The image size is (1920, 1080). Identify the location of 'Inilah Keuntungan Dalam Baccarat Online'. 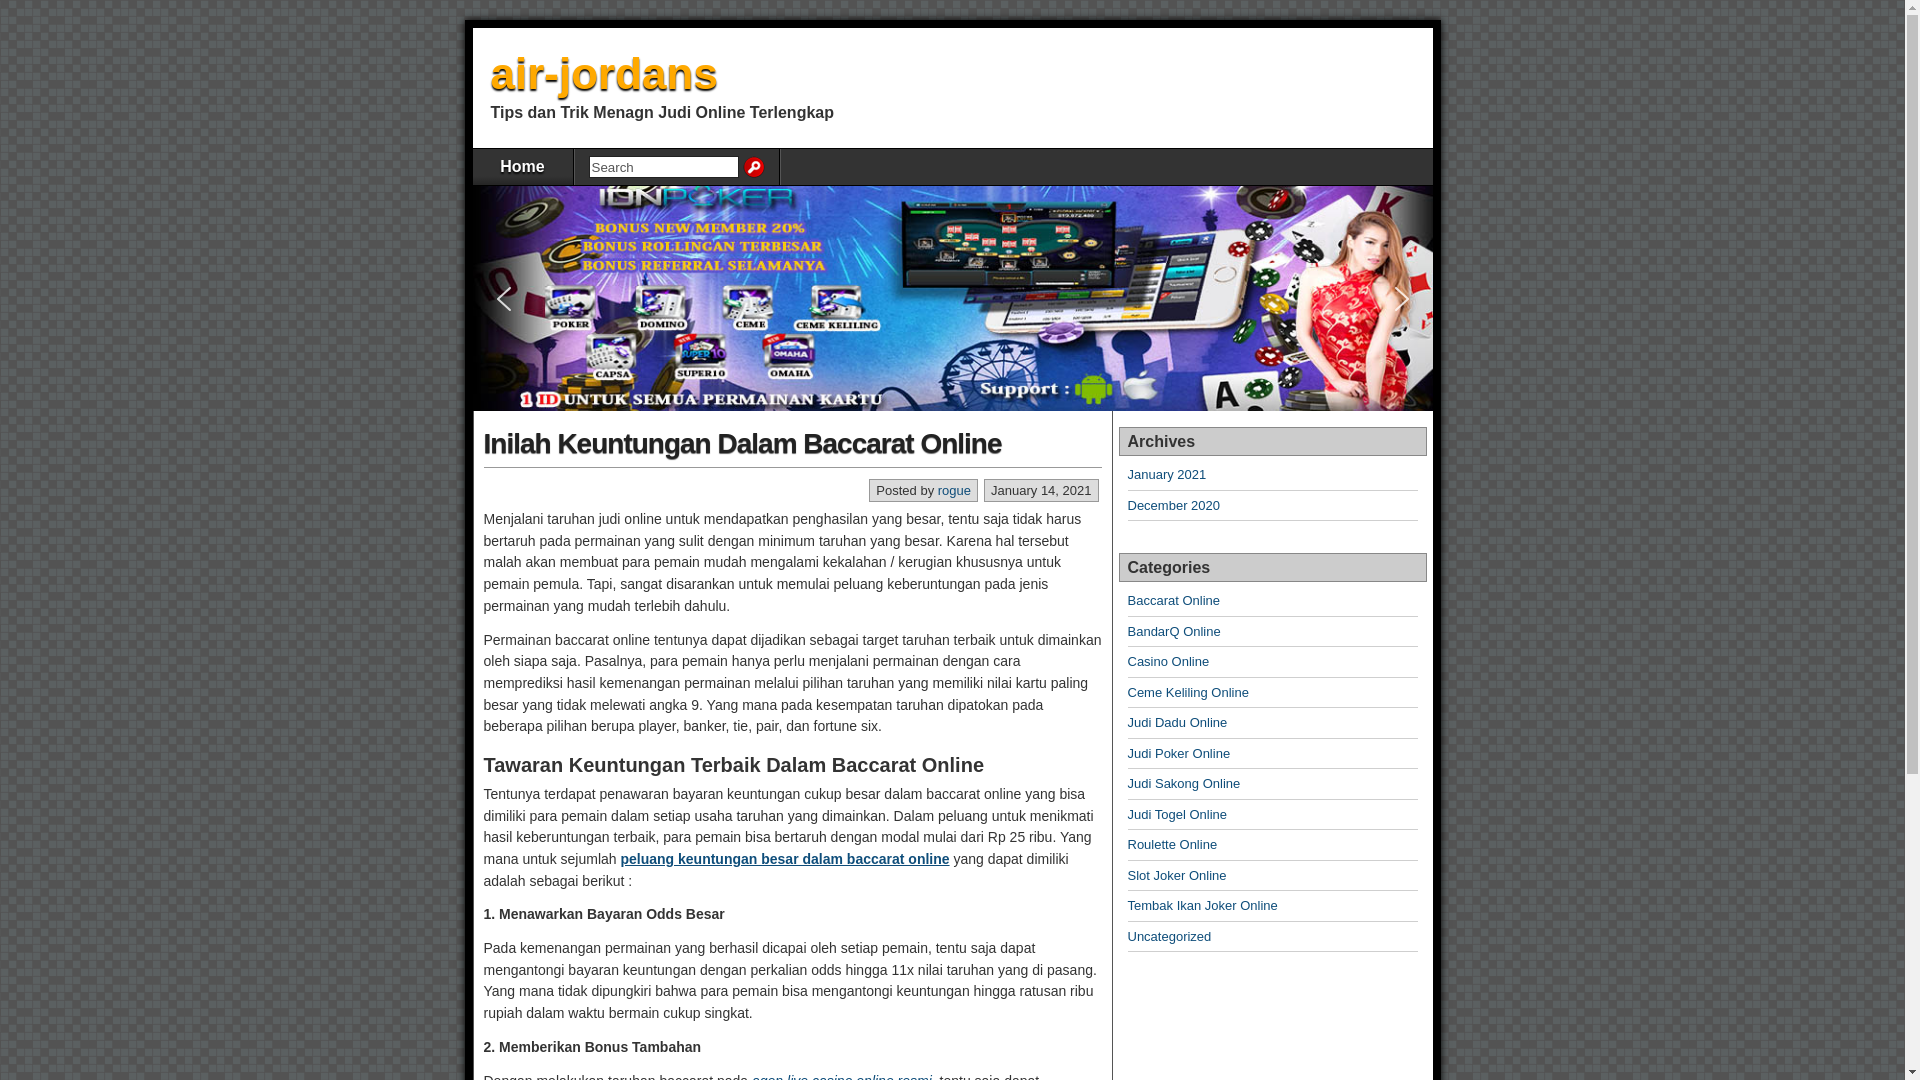
(742, 442).